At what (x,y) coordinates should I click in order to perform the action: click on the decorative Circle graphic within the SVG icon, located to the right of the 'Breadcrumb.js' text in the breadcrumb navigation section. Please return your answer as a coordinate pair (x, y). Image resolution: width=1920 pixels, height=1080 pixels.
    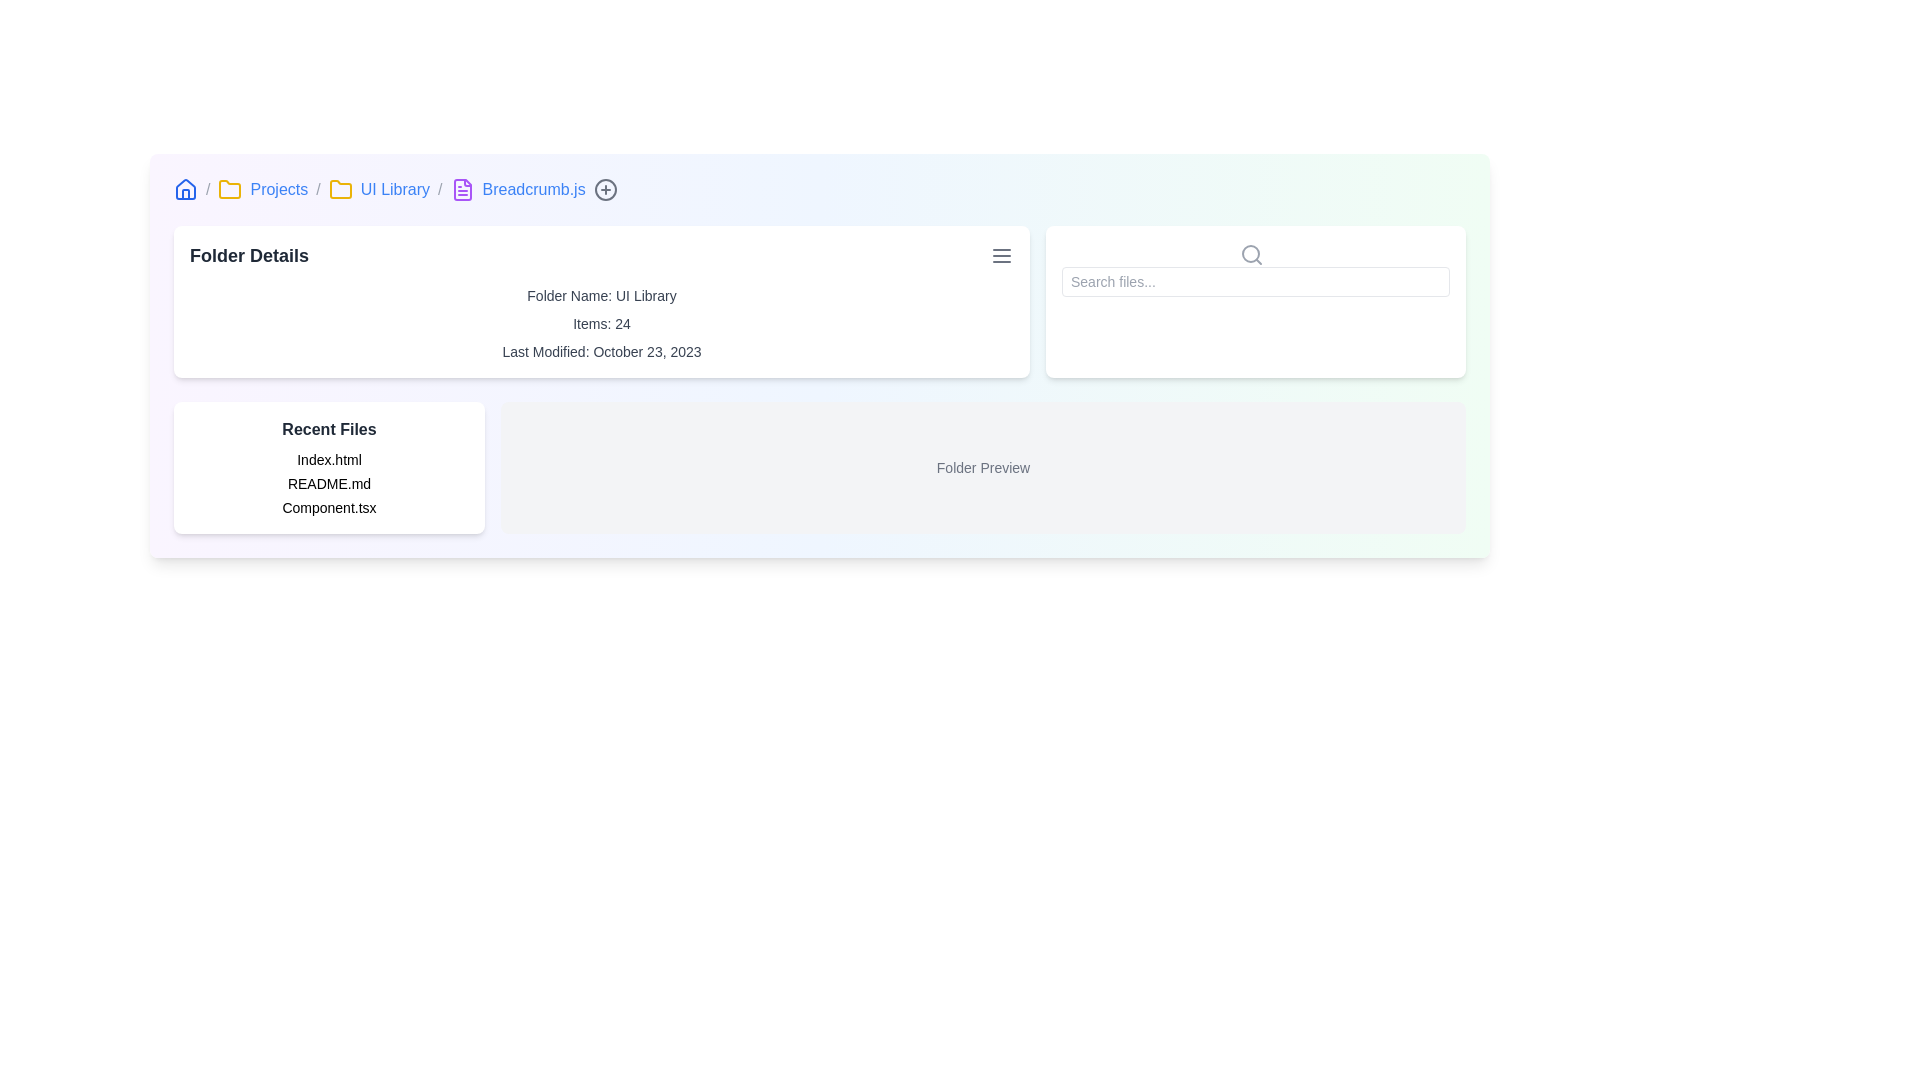
    Looking at the image, I should click on (604, 189).